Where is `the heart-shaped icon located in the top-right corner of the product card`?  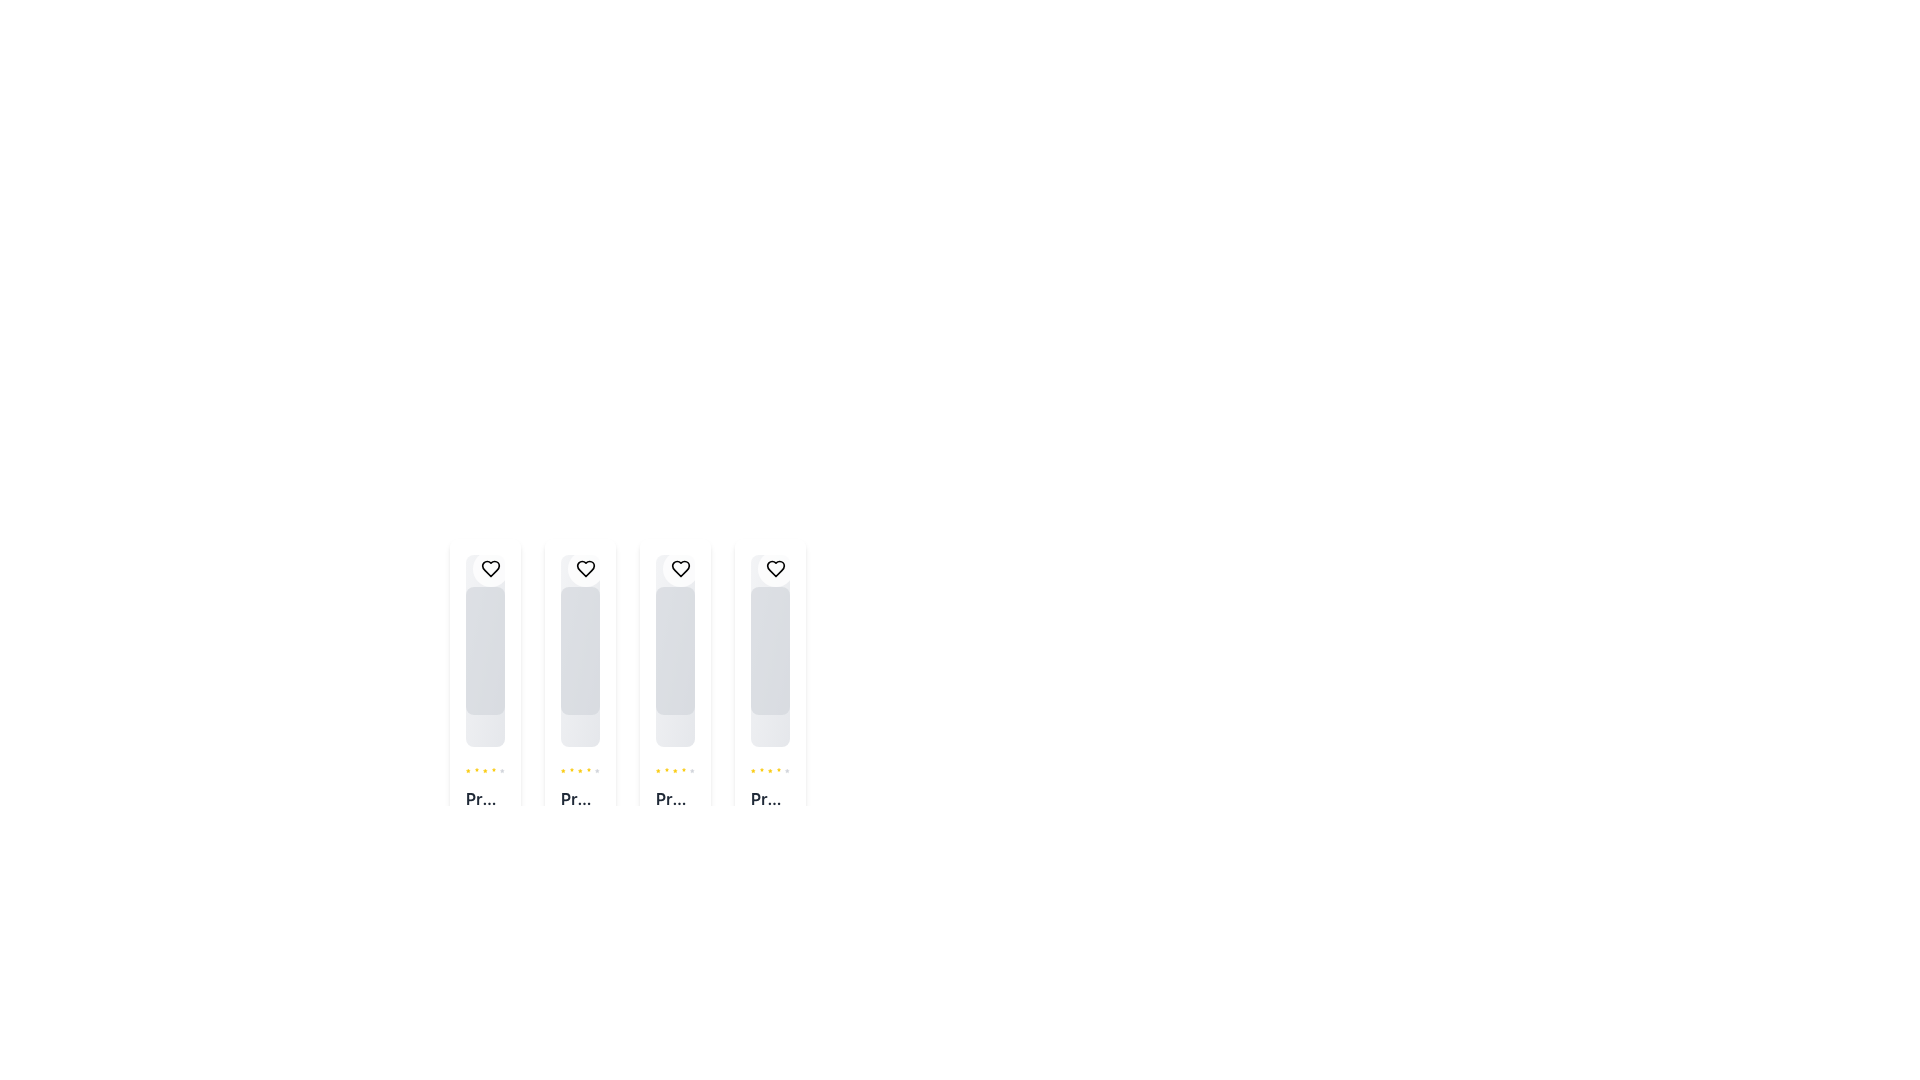
the heart-shaped icon located in the top-right corner of the product card is located at coordinates (681, 569).